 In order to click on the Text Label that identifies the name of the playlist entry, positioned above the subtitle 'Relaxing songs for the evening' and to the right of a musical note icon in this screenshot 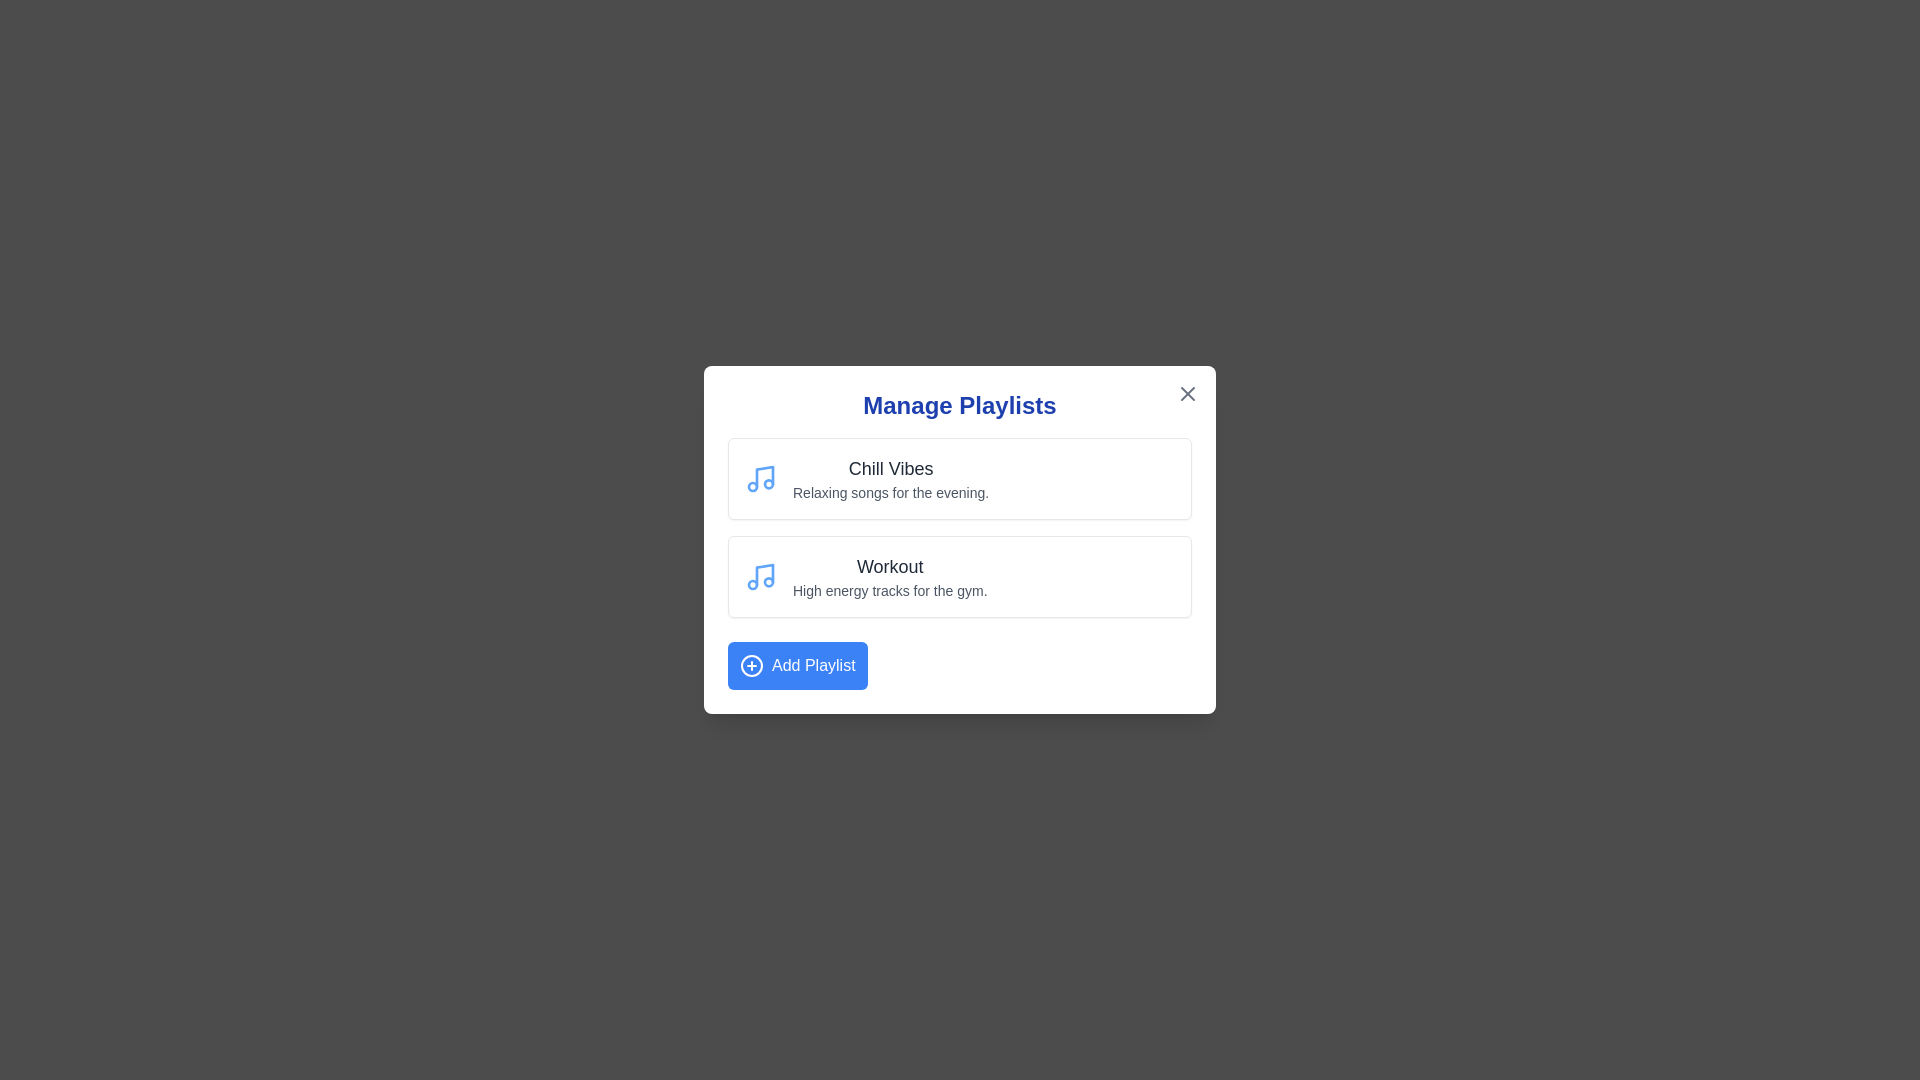, I will do `click(890, 469)`.